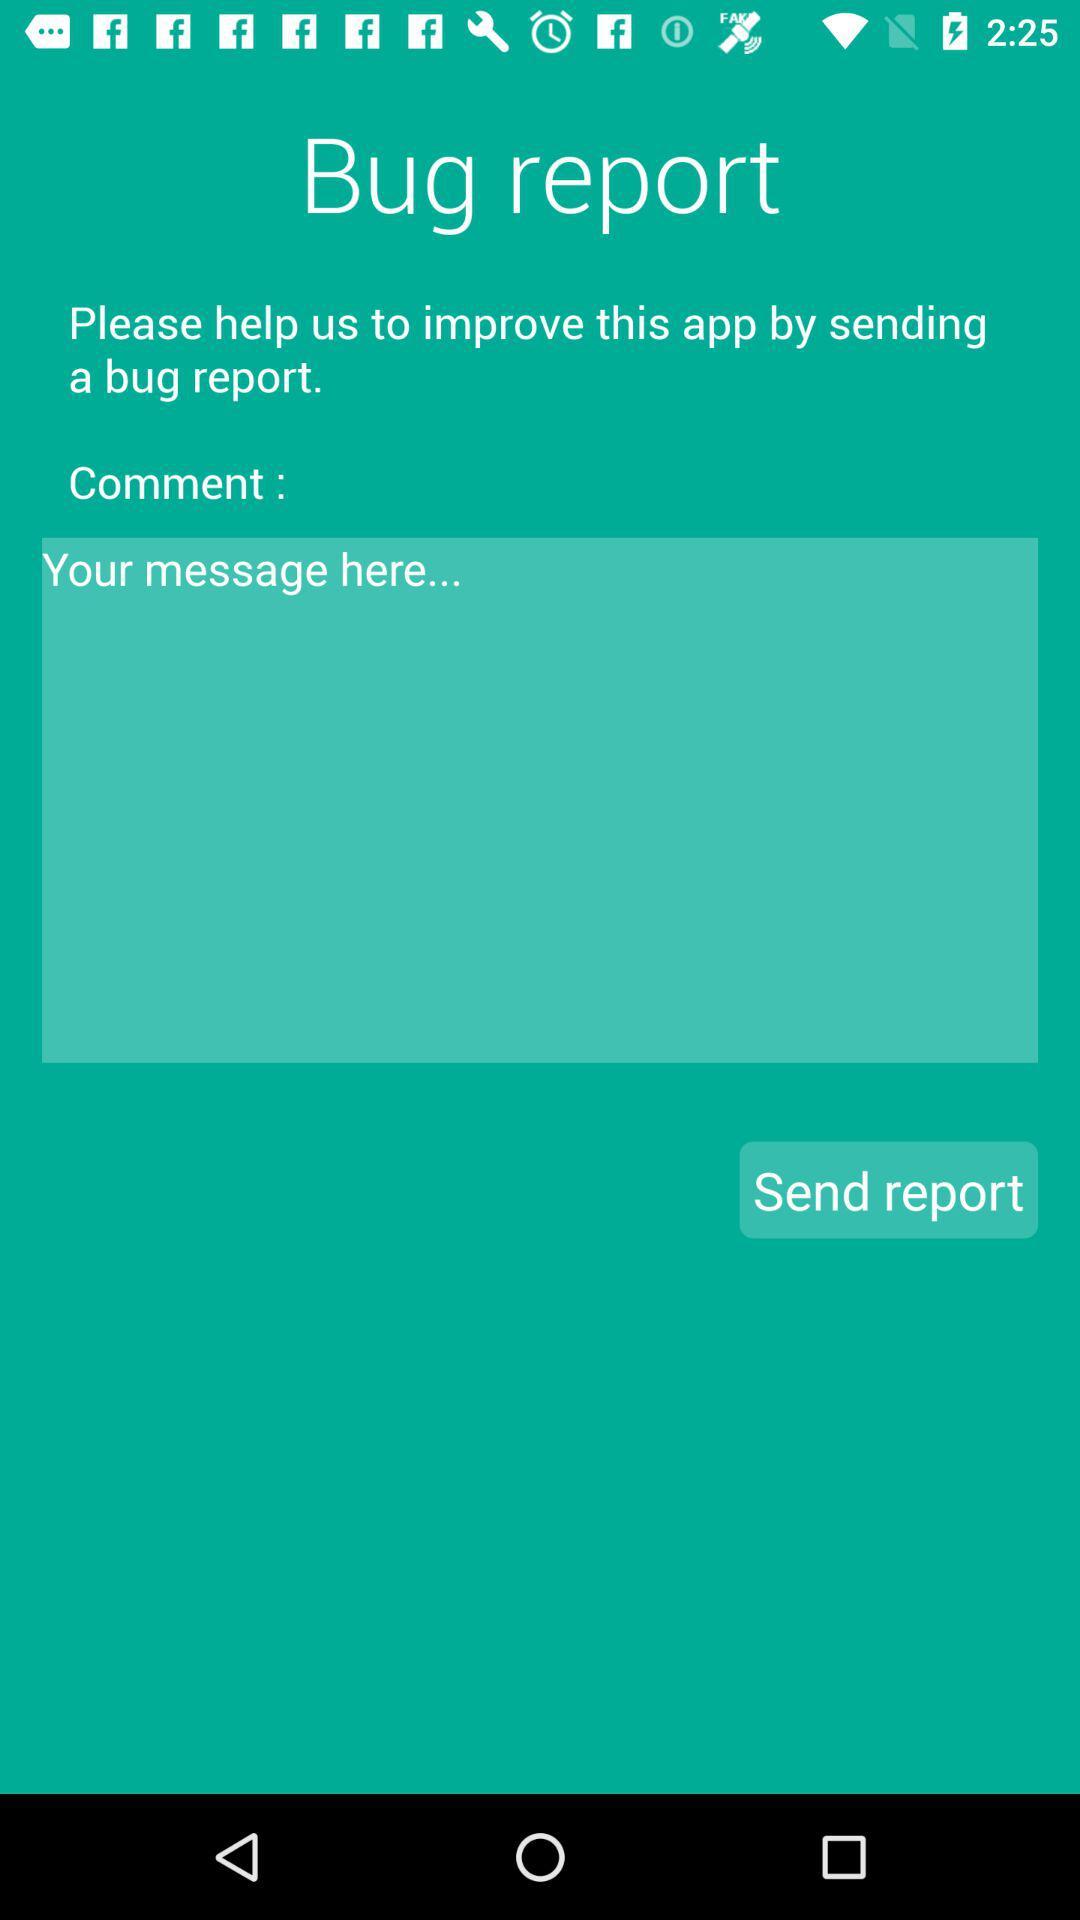 Image resolution: width=1080 pixels, height=1920 pixels. What do you see at coordinates (540, 800) in the screenshot?
I see `open comment search bar` at bounding box center [540, 800].